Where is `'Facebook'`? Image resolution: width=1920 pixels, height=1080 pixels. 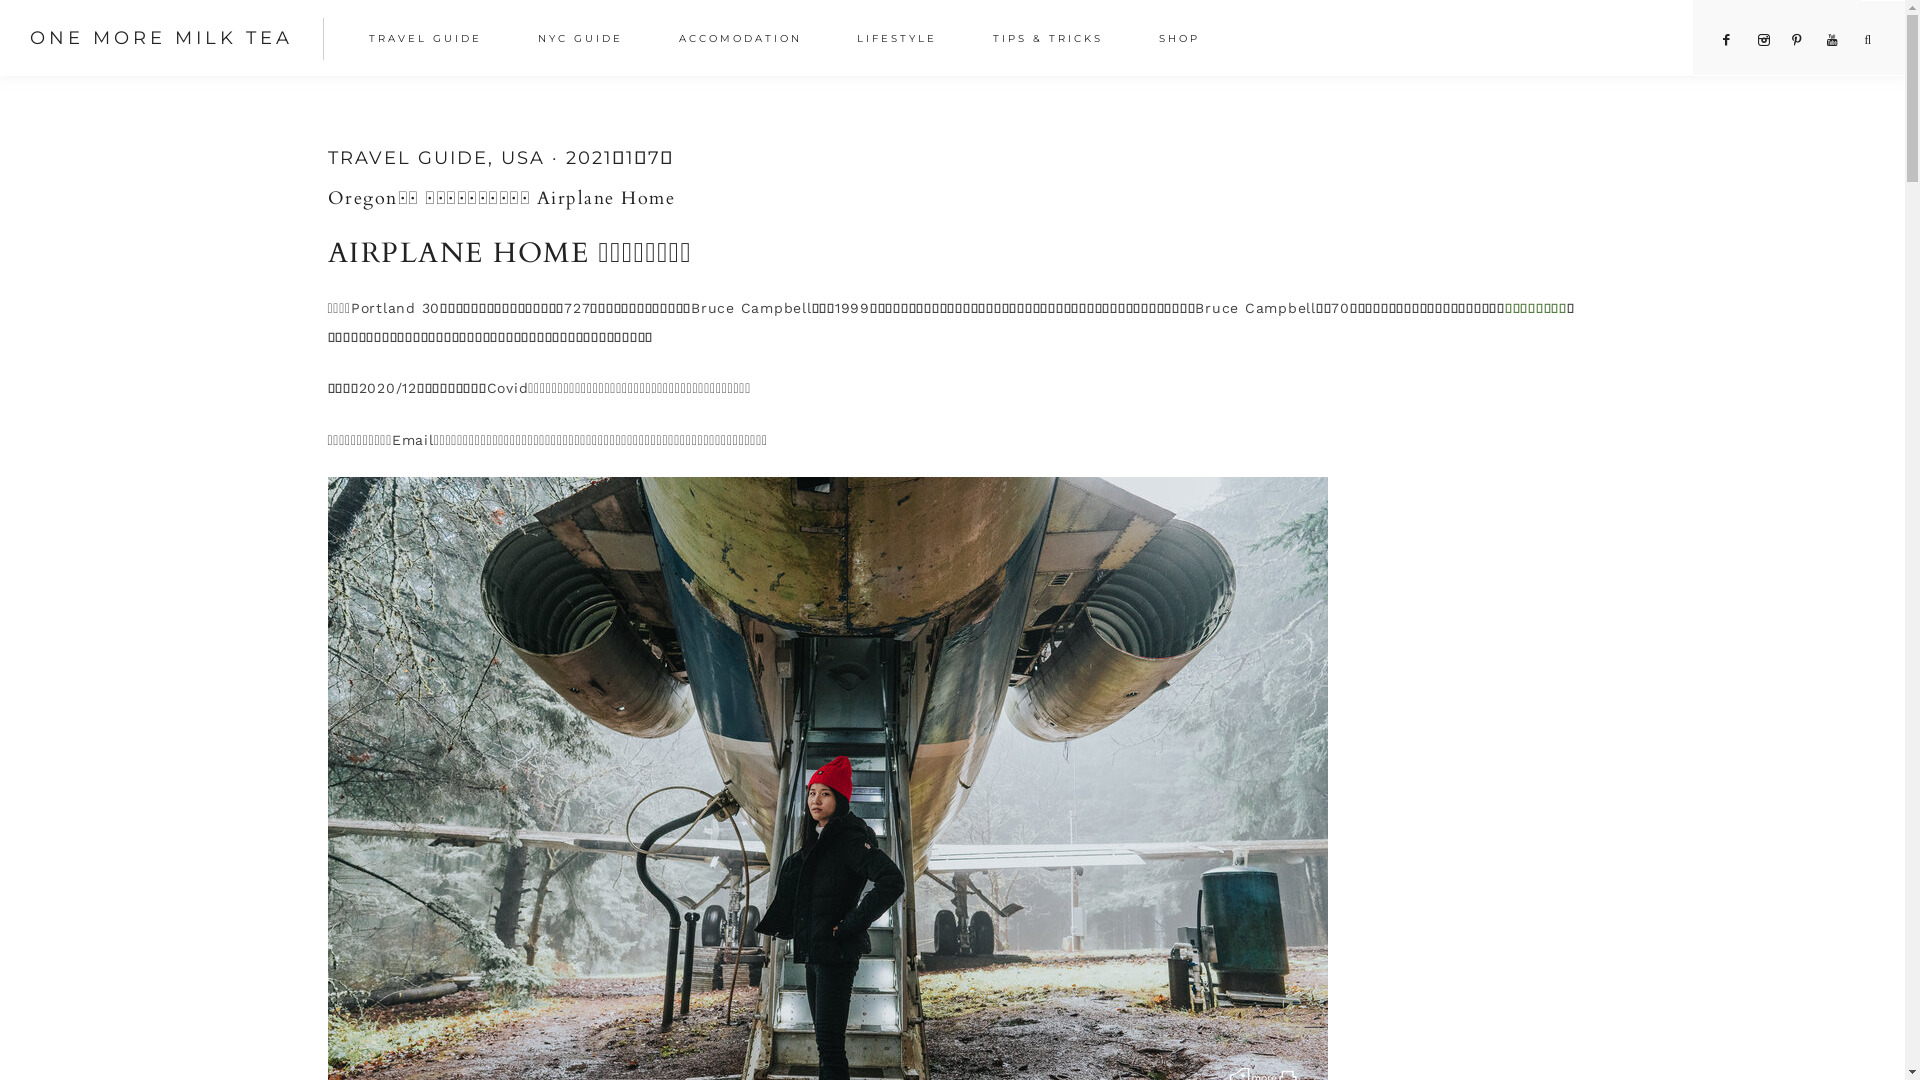 'Facebook' is located at coordinates (1727, 40).